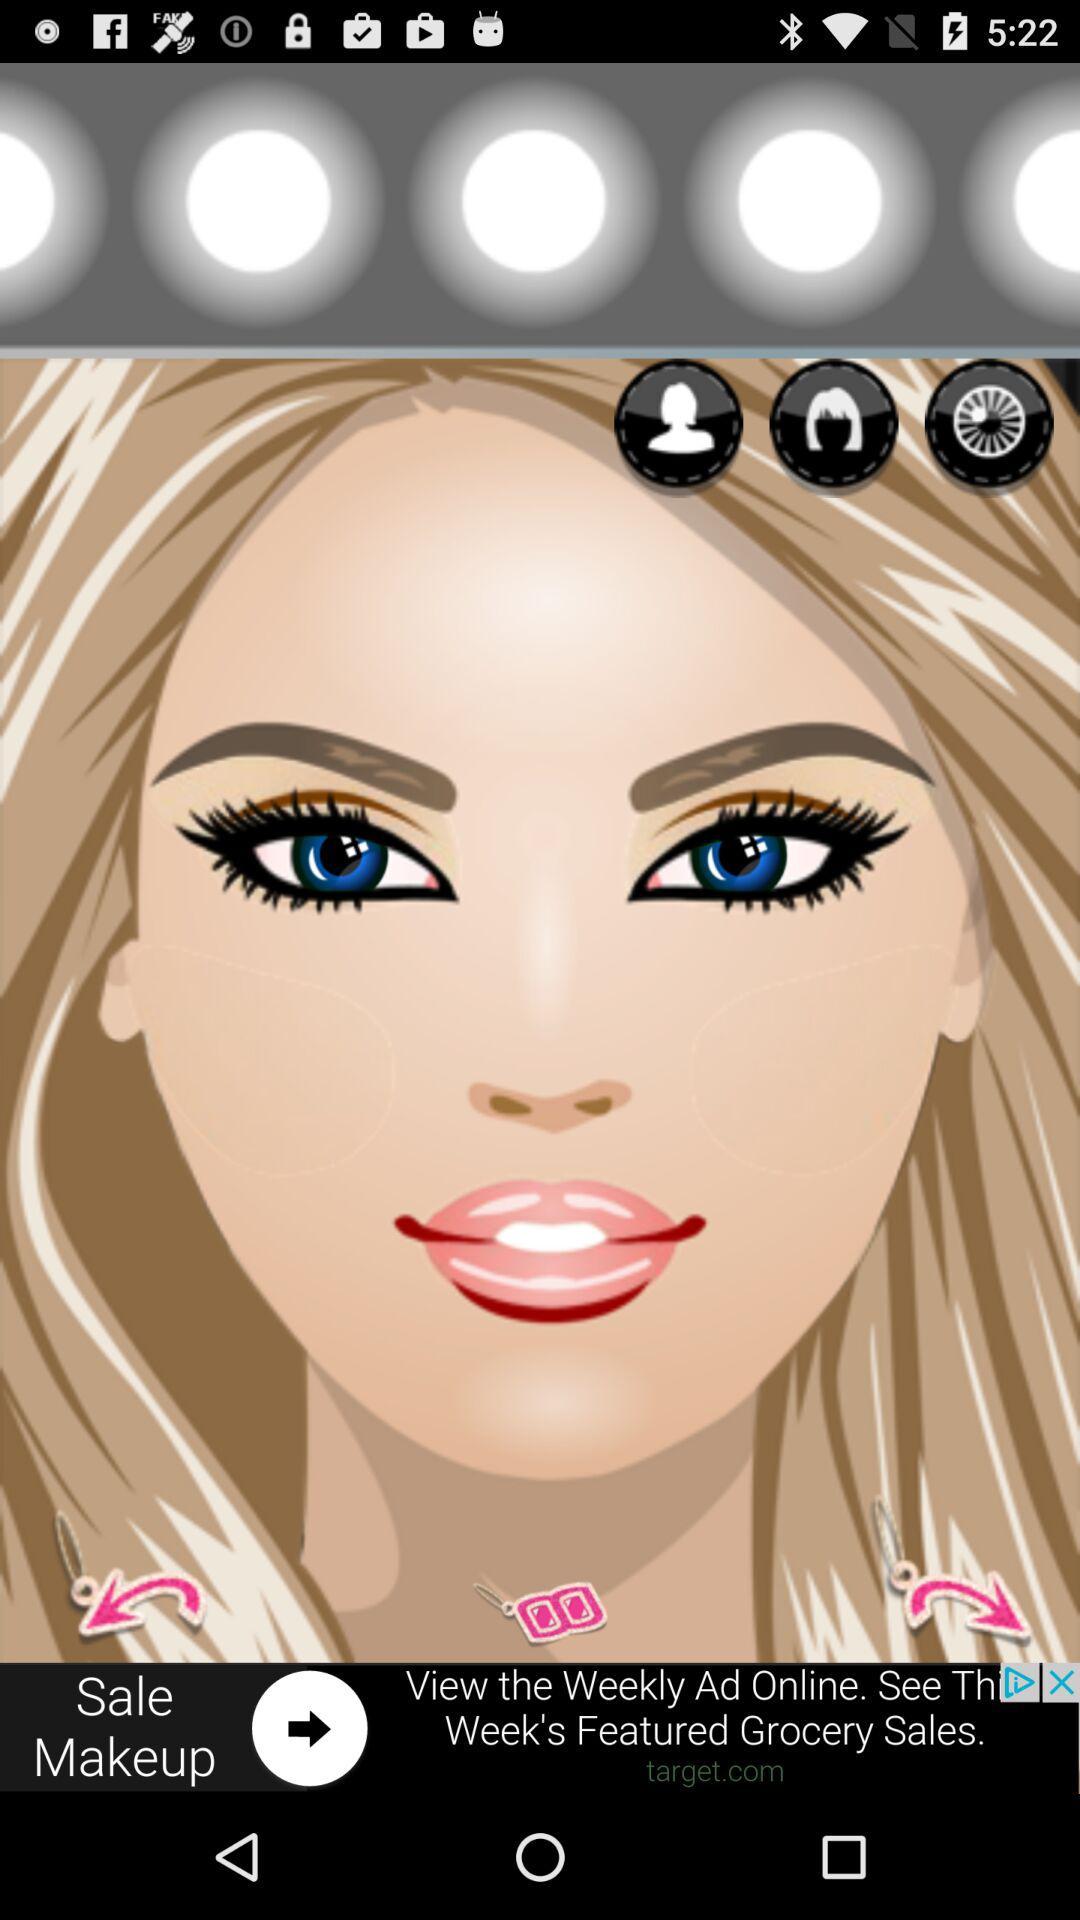 Image resolution: width=1080 pixels, height=1920 pixels. Describe the element at coordinates (140, 1681) in the screenshot. I see `the avatar icon` at that location.